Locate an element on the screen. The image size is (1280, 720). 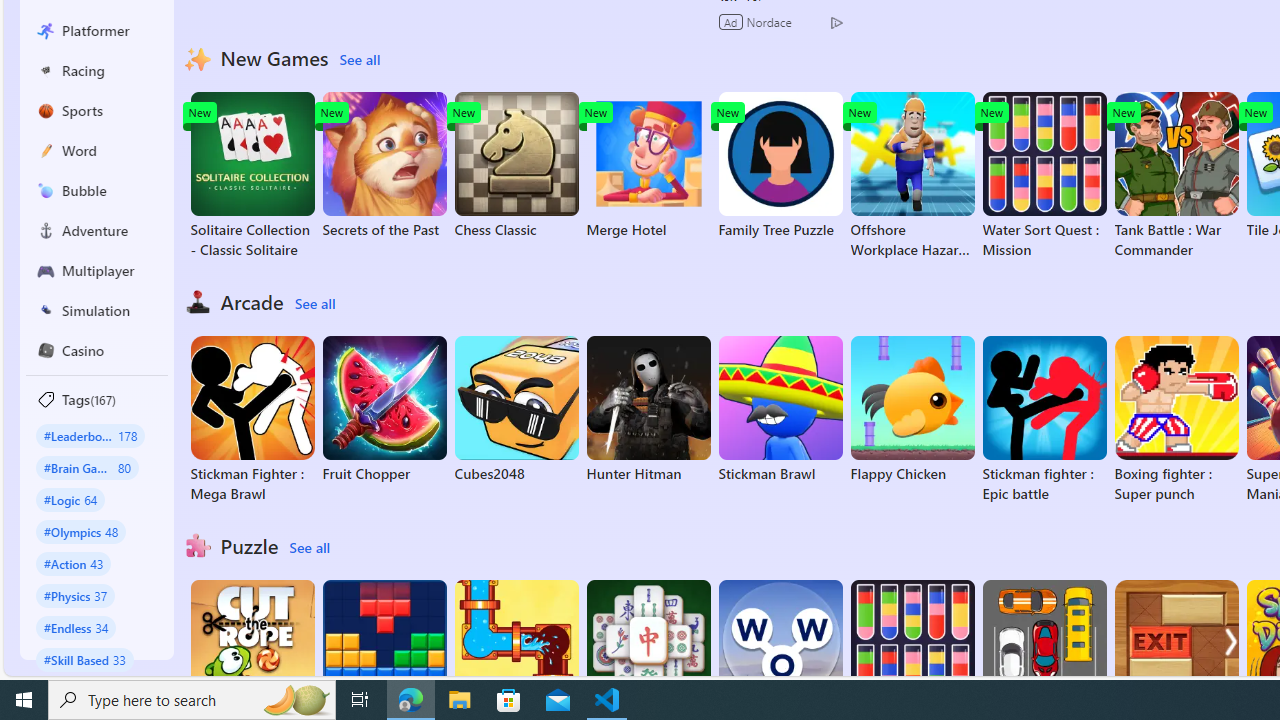
'Hunter Hitman' is located at coordinates (648, 409).